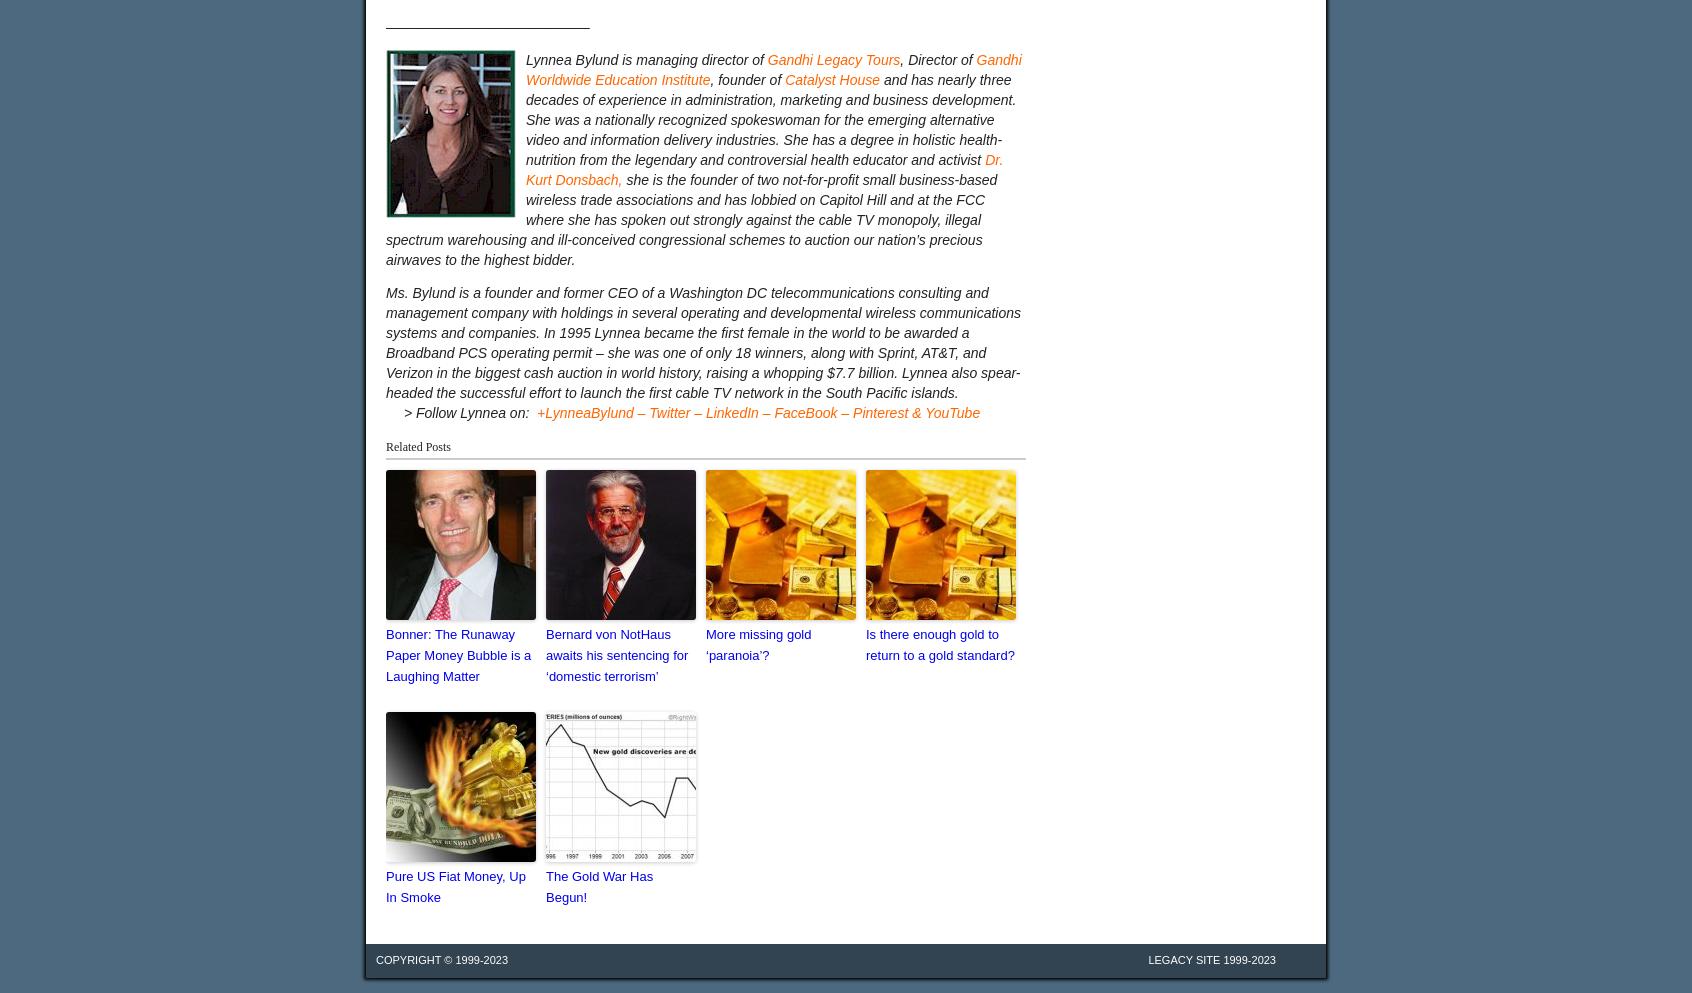 The width and height of the screenshot is (1692, 993). I want to click on ', Director of', so click(898, 59).